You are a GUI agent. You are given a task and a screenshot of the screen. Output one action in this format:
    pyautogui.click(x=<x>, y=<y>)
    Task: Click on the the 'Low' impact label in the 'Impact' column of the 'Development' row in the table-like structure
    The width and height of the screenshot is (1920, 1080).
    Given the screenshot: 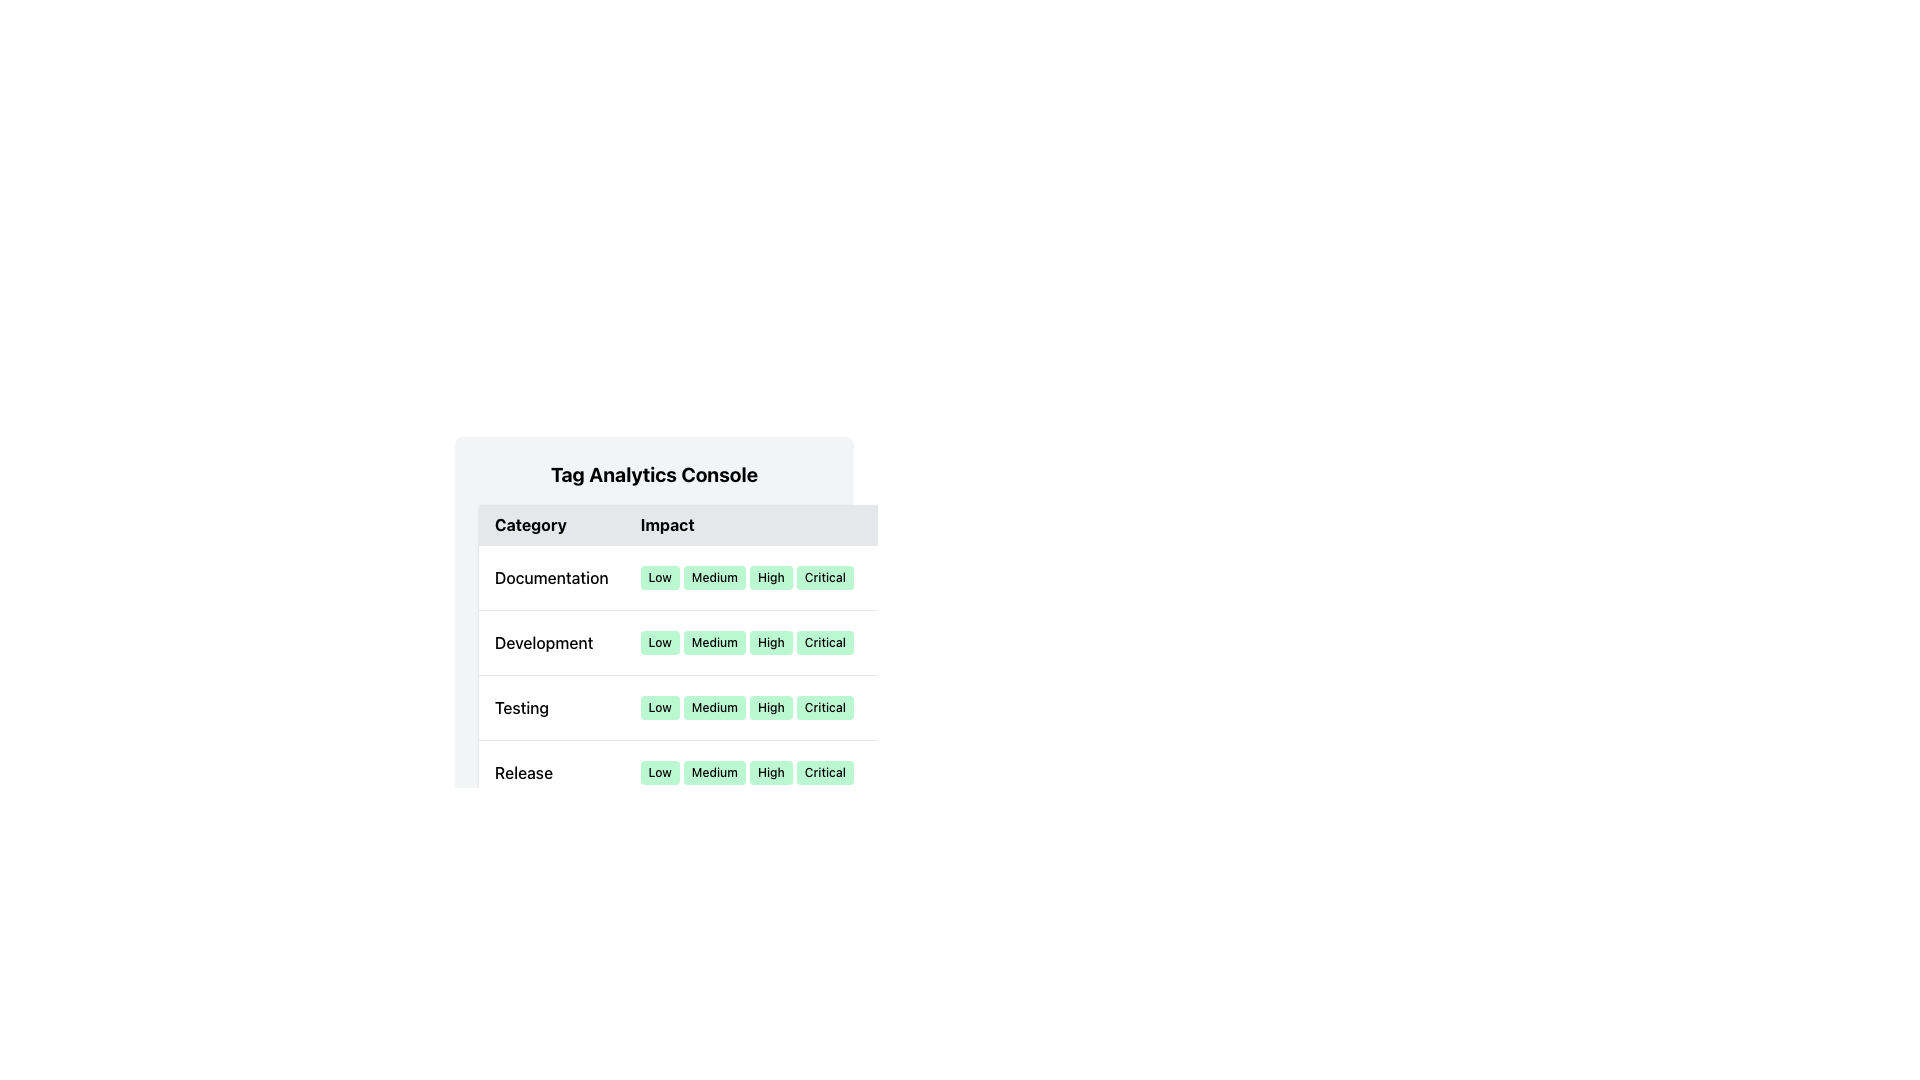 What is the action you would take?
    pyautogui.click(x=660, y=643)
    